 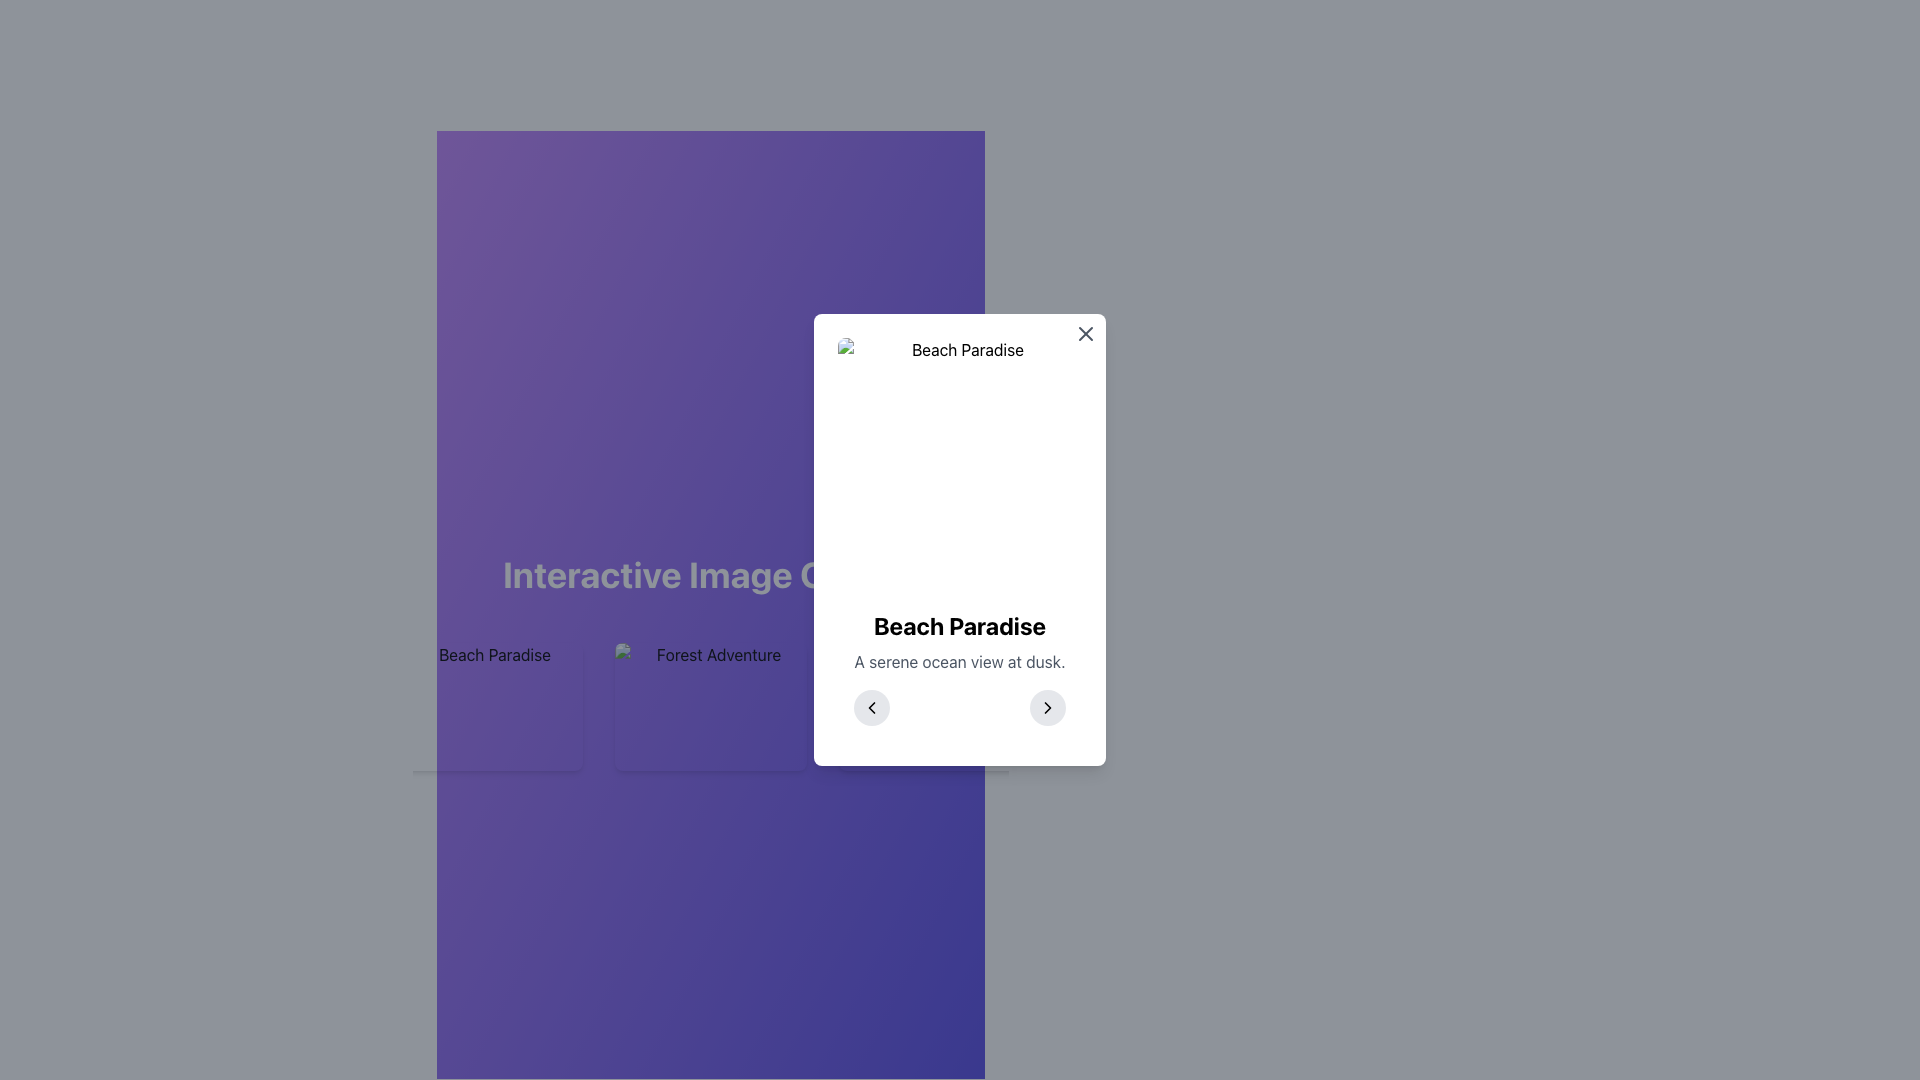 What do you see at coordinates (486, 705) in the screenshot?
I see `the first clickable image item representing 'Beach Paradise' to observe the scaling effect` at bounding box center [486, 705].